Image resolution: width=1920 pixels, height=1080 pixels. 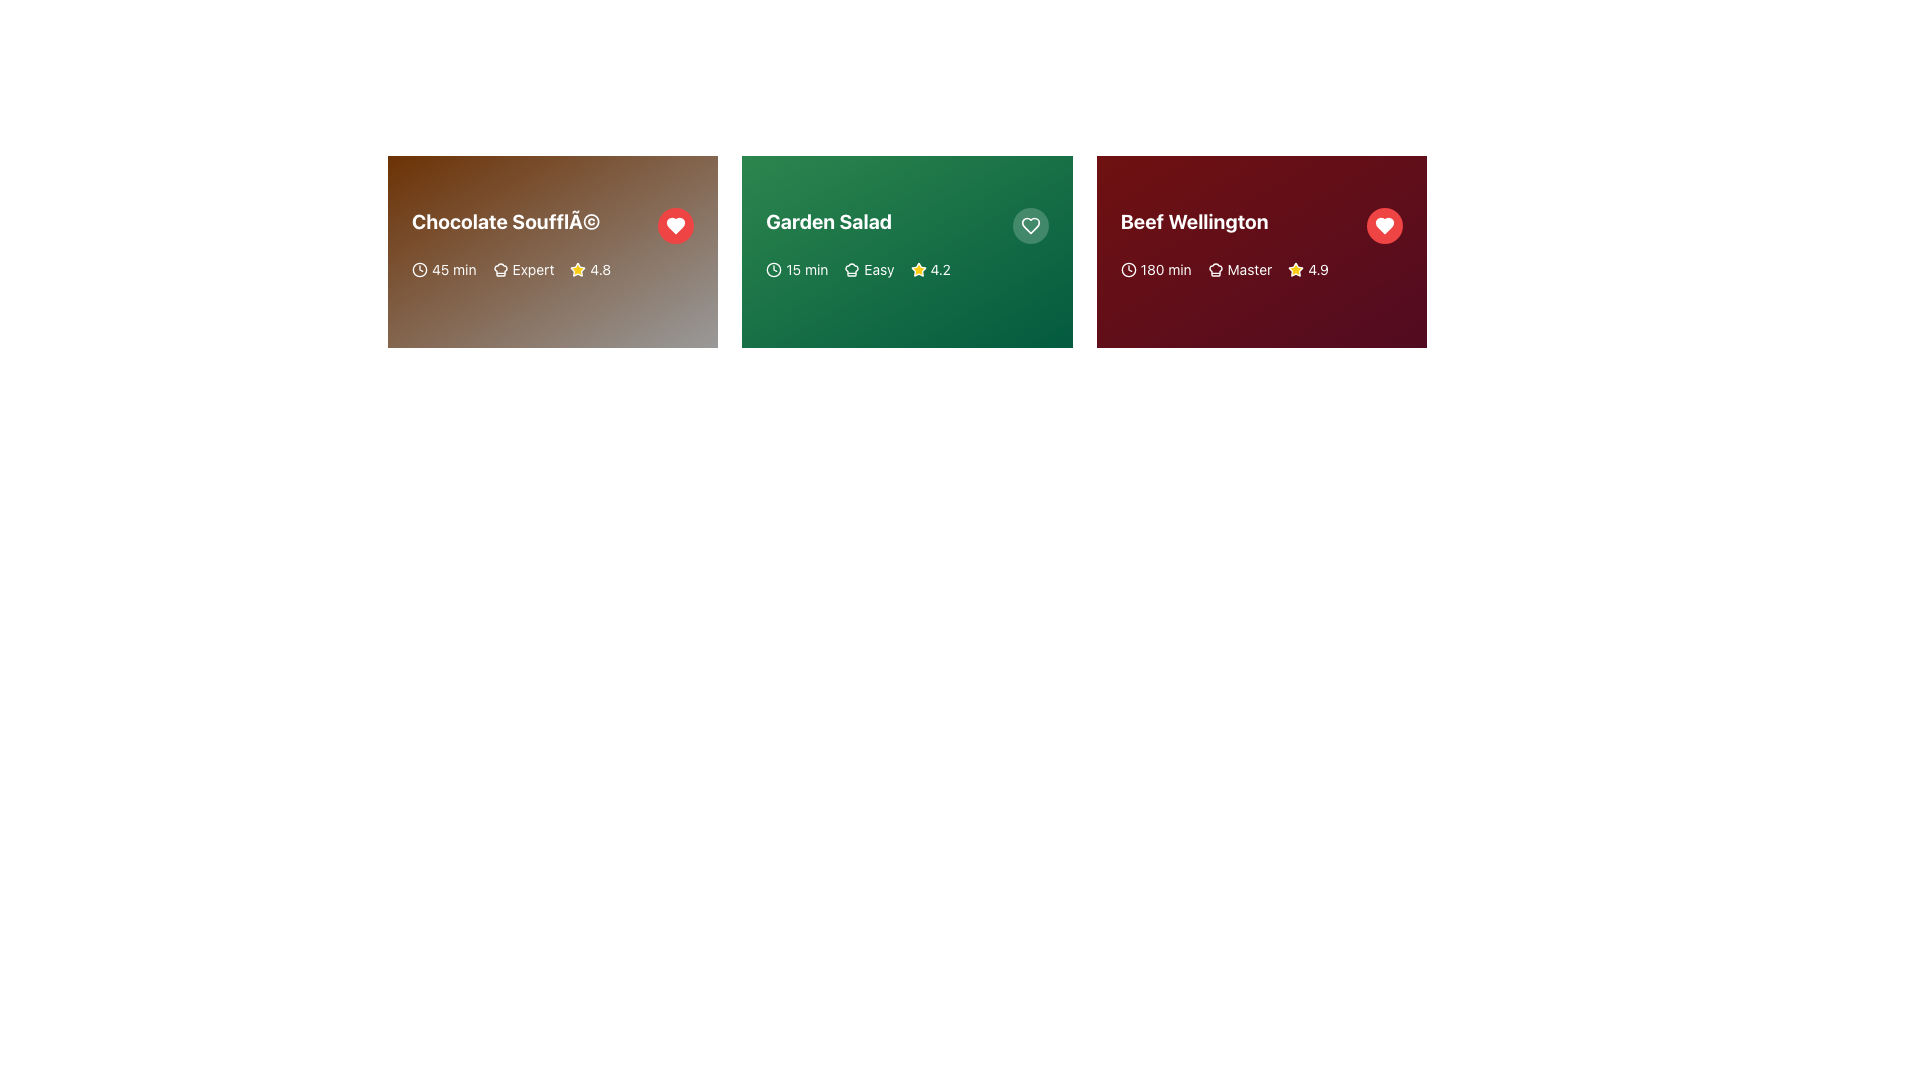 I want to click on the yellow star icon representing a rating for 'Chocolate Soufflé', located next to the numeric rating of '4.8', so click(x=577, y=270).